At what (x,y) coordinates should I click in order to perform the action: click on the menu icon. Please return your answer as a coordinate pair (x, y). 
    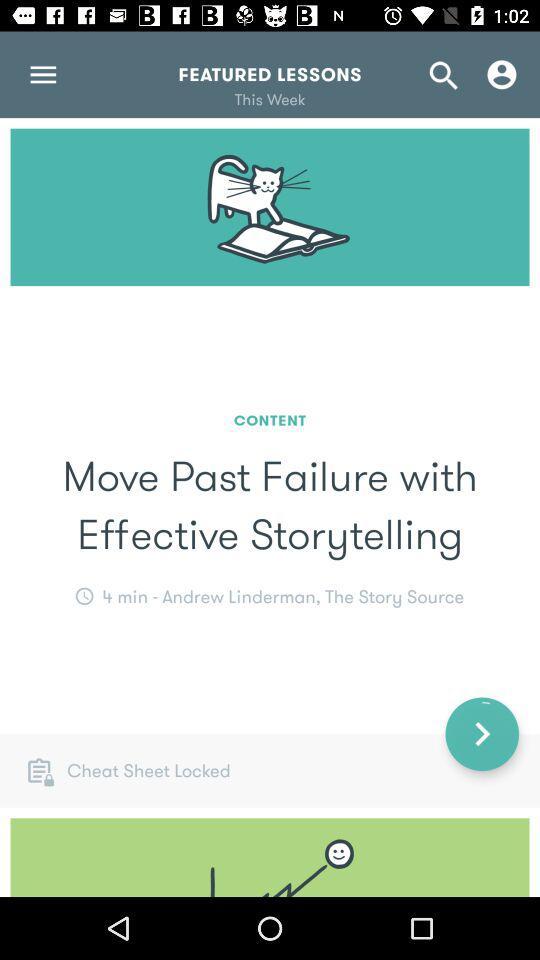
    Looking at the image, I should click on (43, 74).